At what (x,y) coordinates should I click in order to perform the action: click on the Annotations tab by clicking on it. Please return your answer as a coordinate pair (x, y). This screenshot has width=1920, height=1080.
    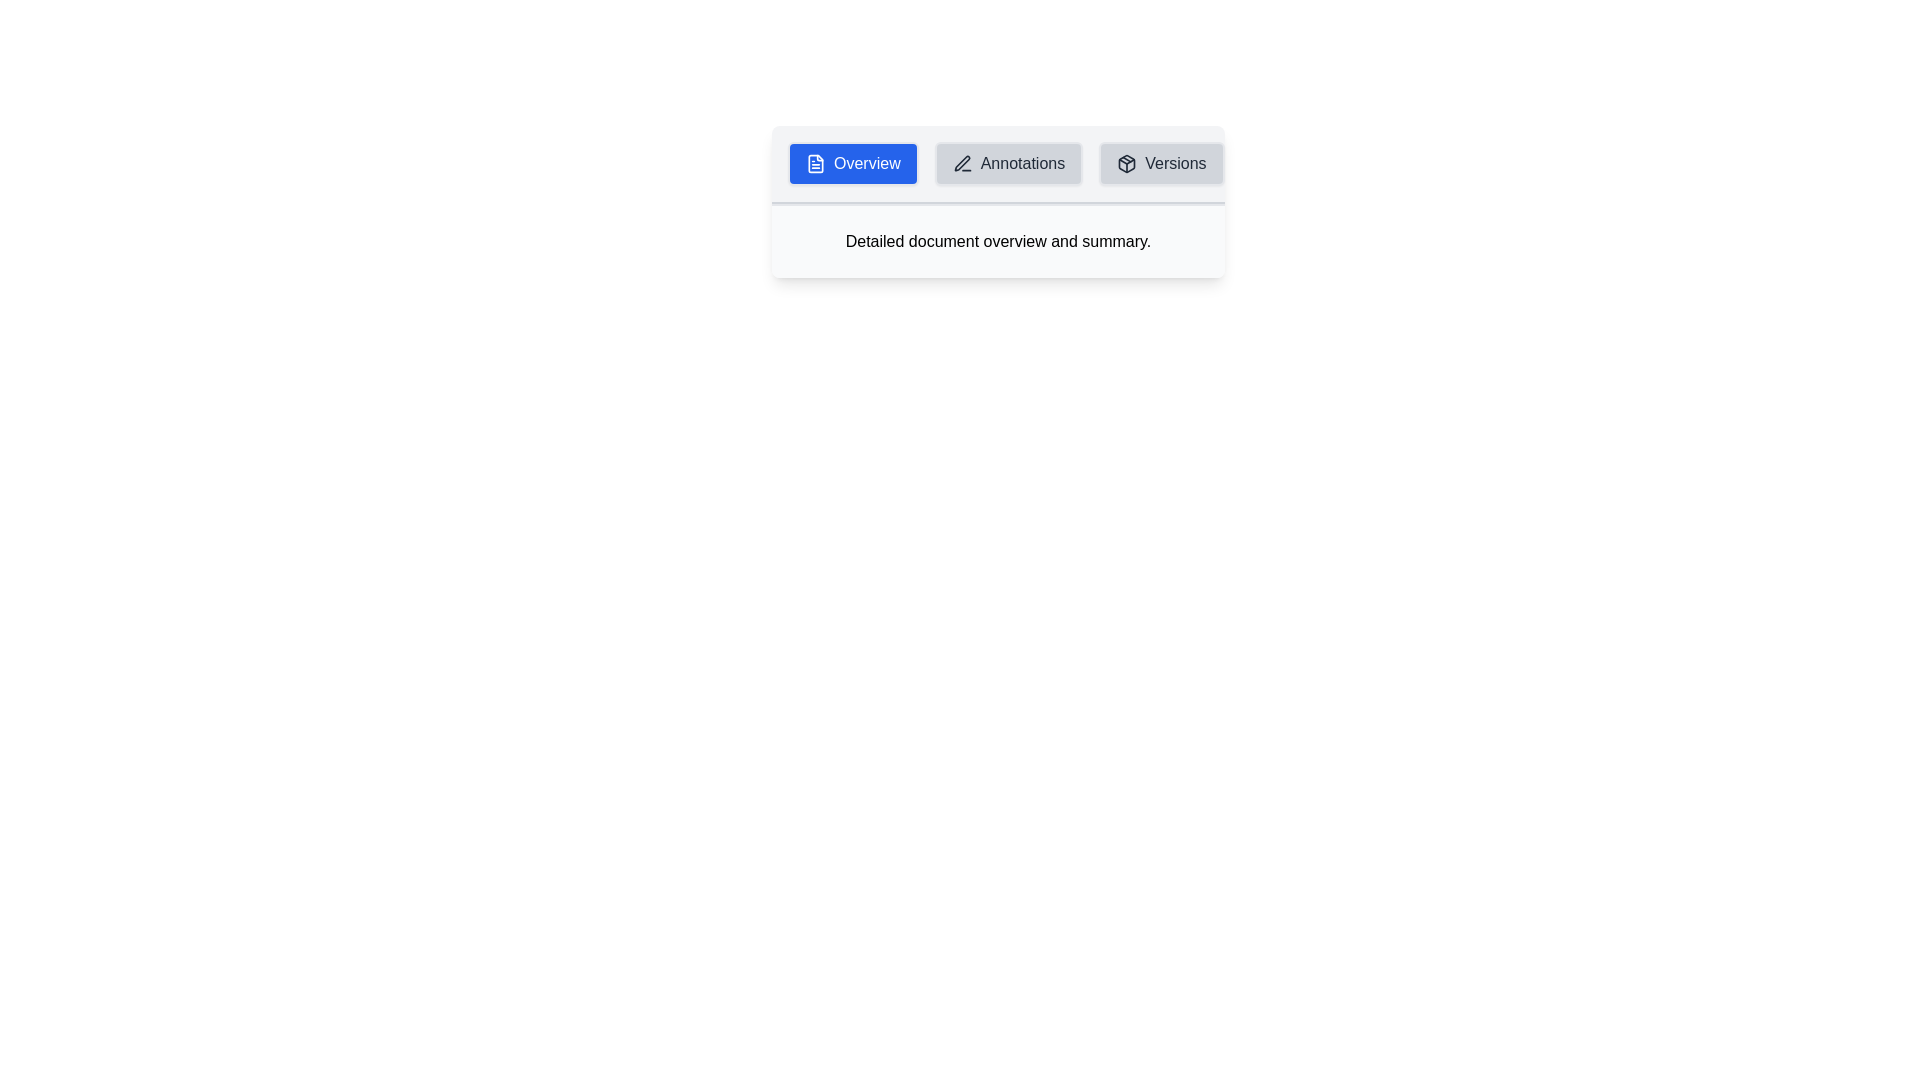
    Looking at the image, I should click on (1008, 163).